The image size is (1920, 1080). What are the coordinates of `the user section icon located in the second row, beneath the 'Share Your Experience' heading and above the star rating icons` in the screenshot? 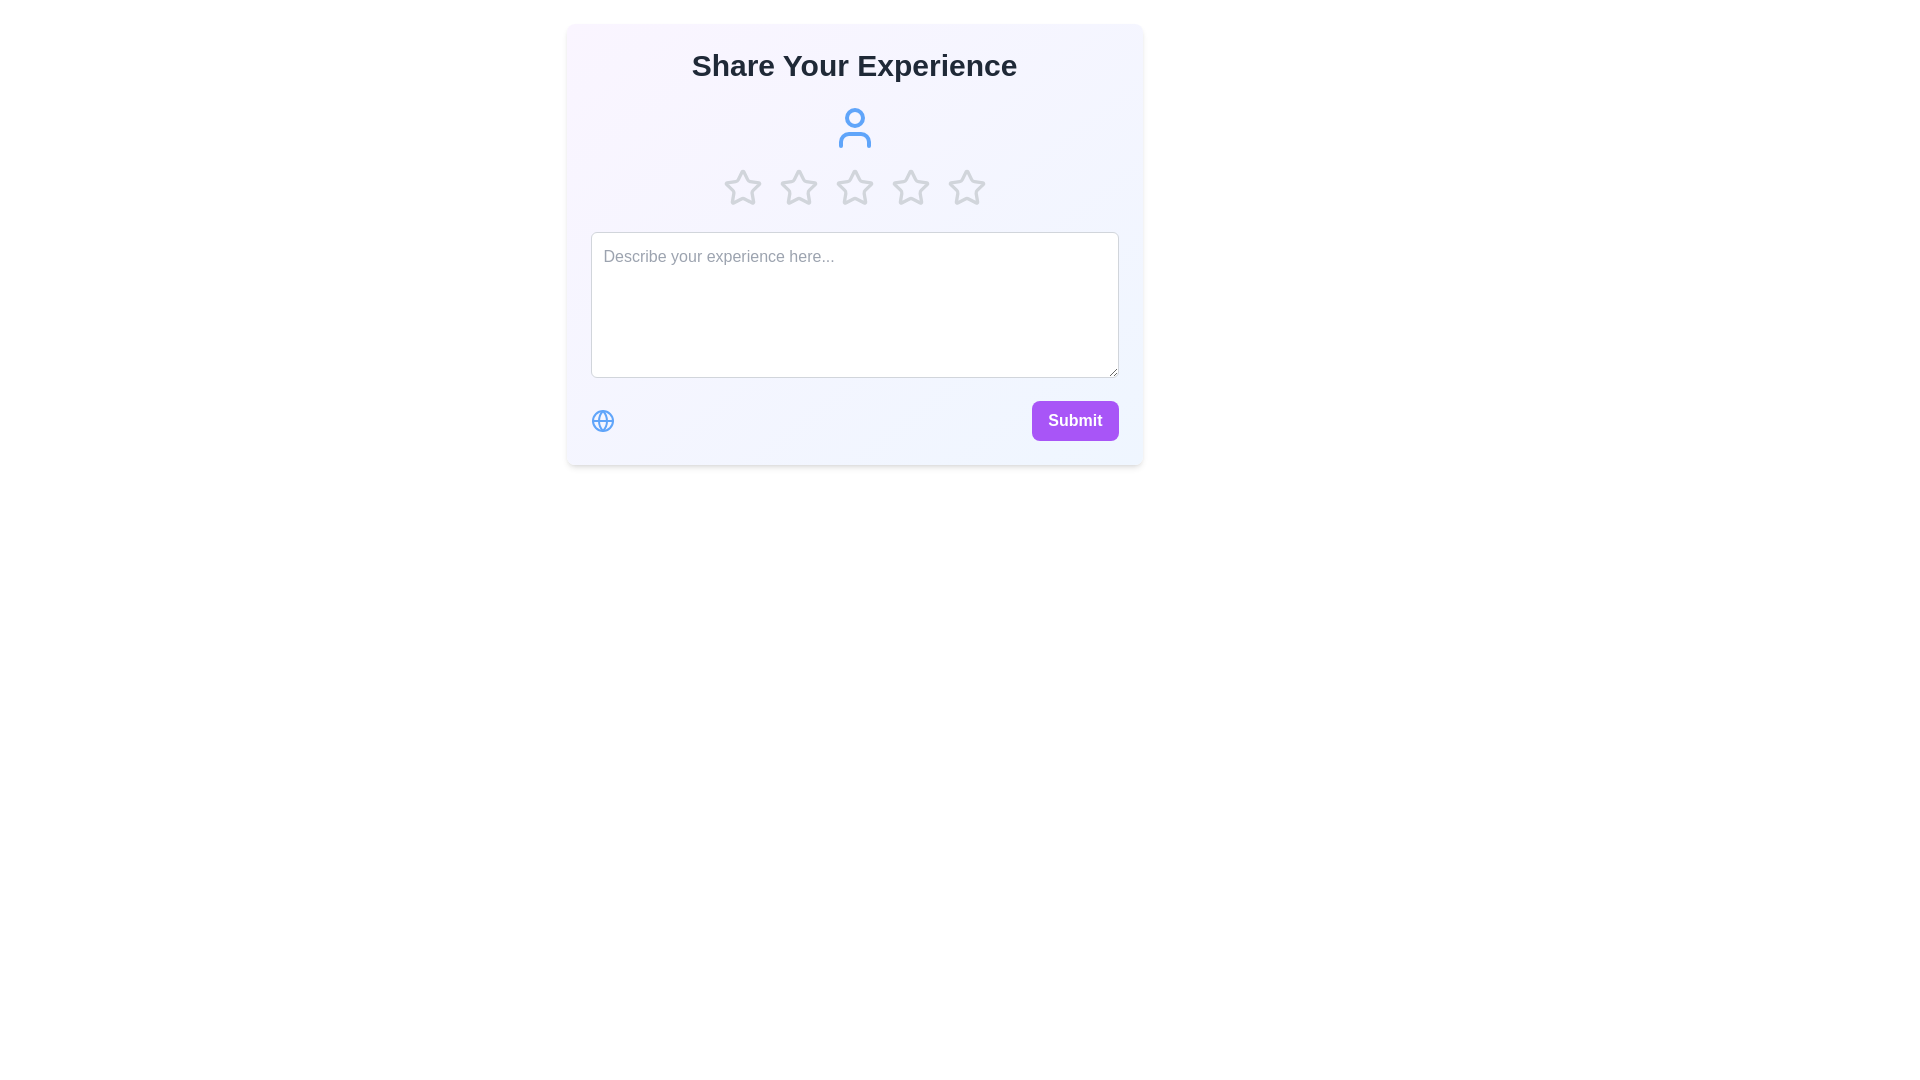 It's located at (854, 127).